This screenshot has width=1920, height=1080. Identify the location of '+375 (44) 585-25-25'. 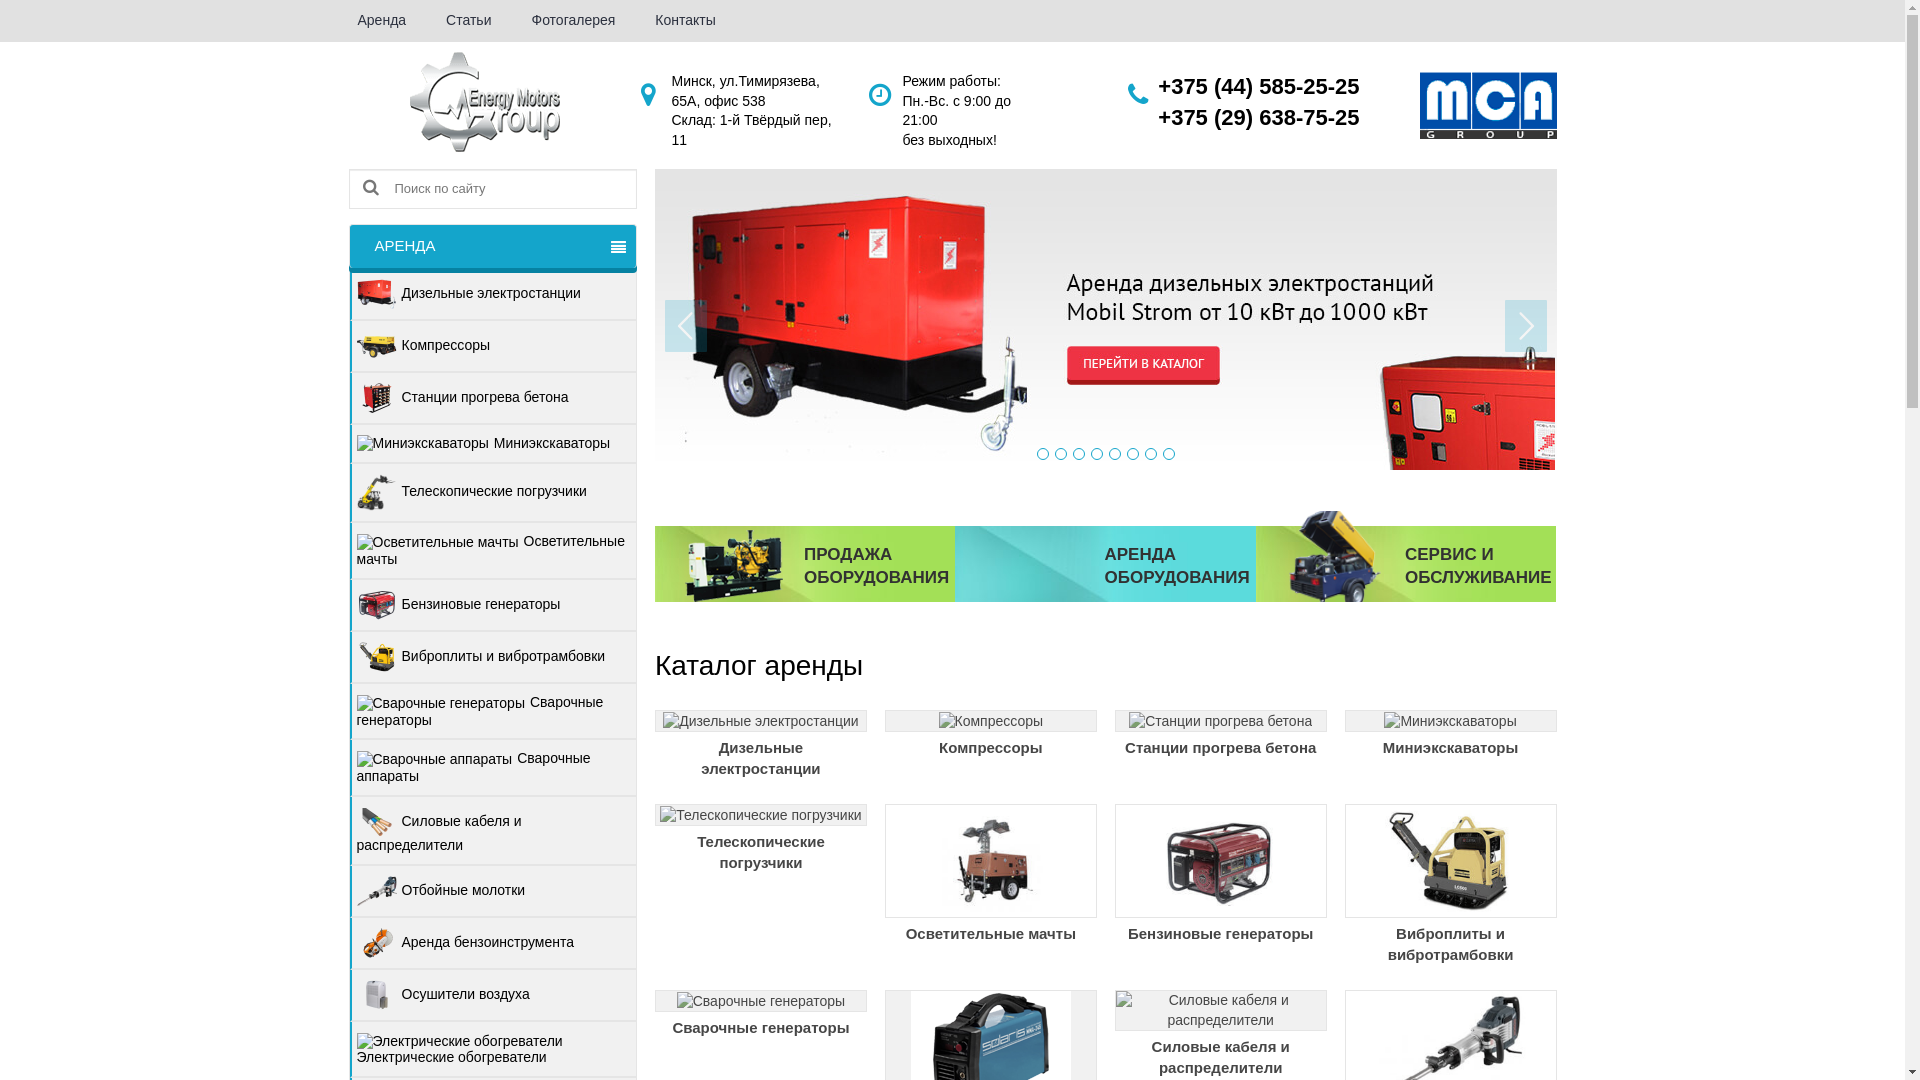
(1257, 85).